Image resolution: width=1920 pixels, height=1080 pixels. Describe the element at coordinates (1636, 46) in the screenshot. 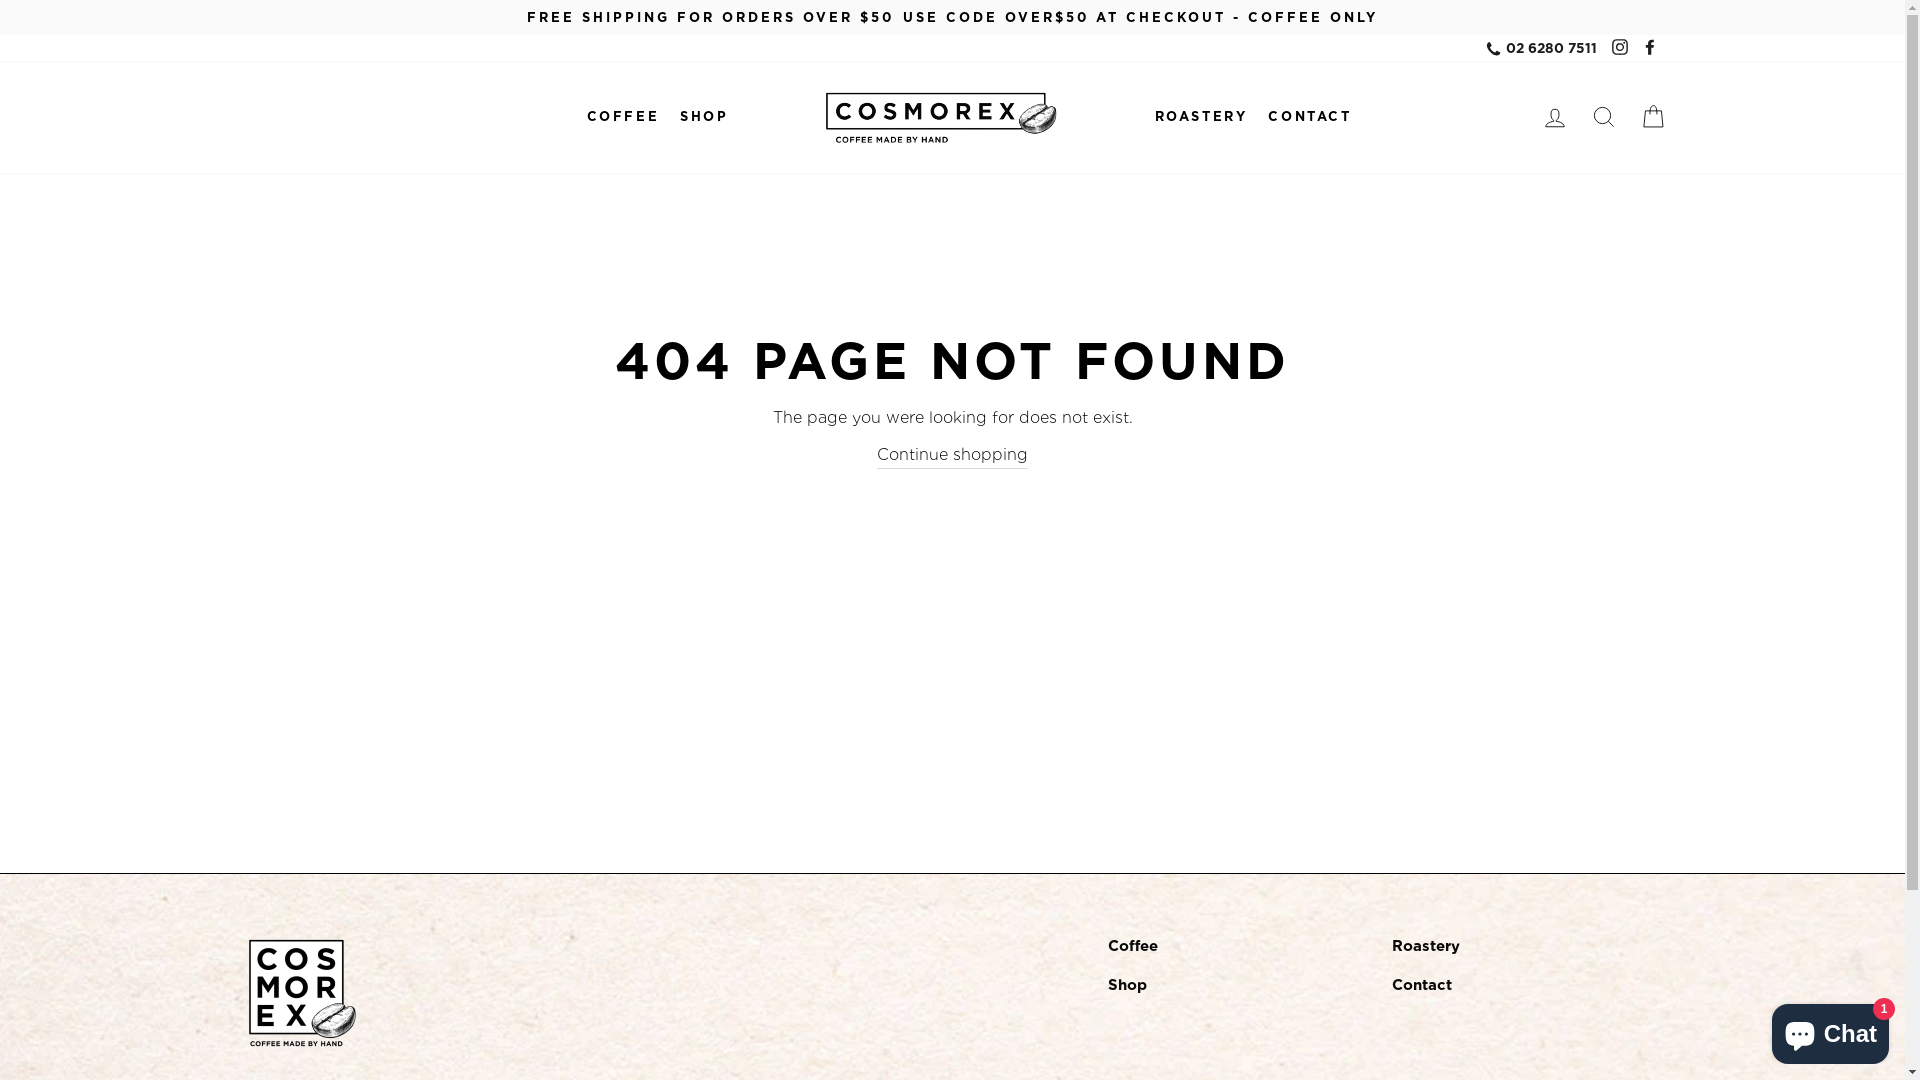

I see `'Facebook'` at that location.